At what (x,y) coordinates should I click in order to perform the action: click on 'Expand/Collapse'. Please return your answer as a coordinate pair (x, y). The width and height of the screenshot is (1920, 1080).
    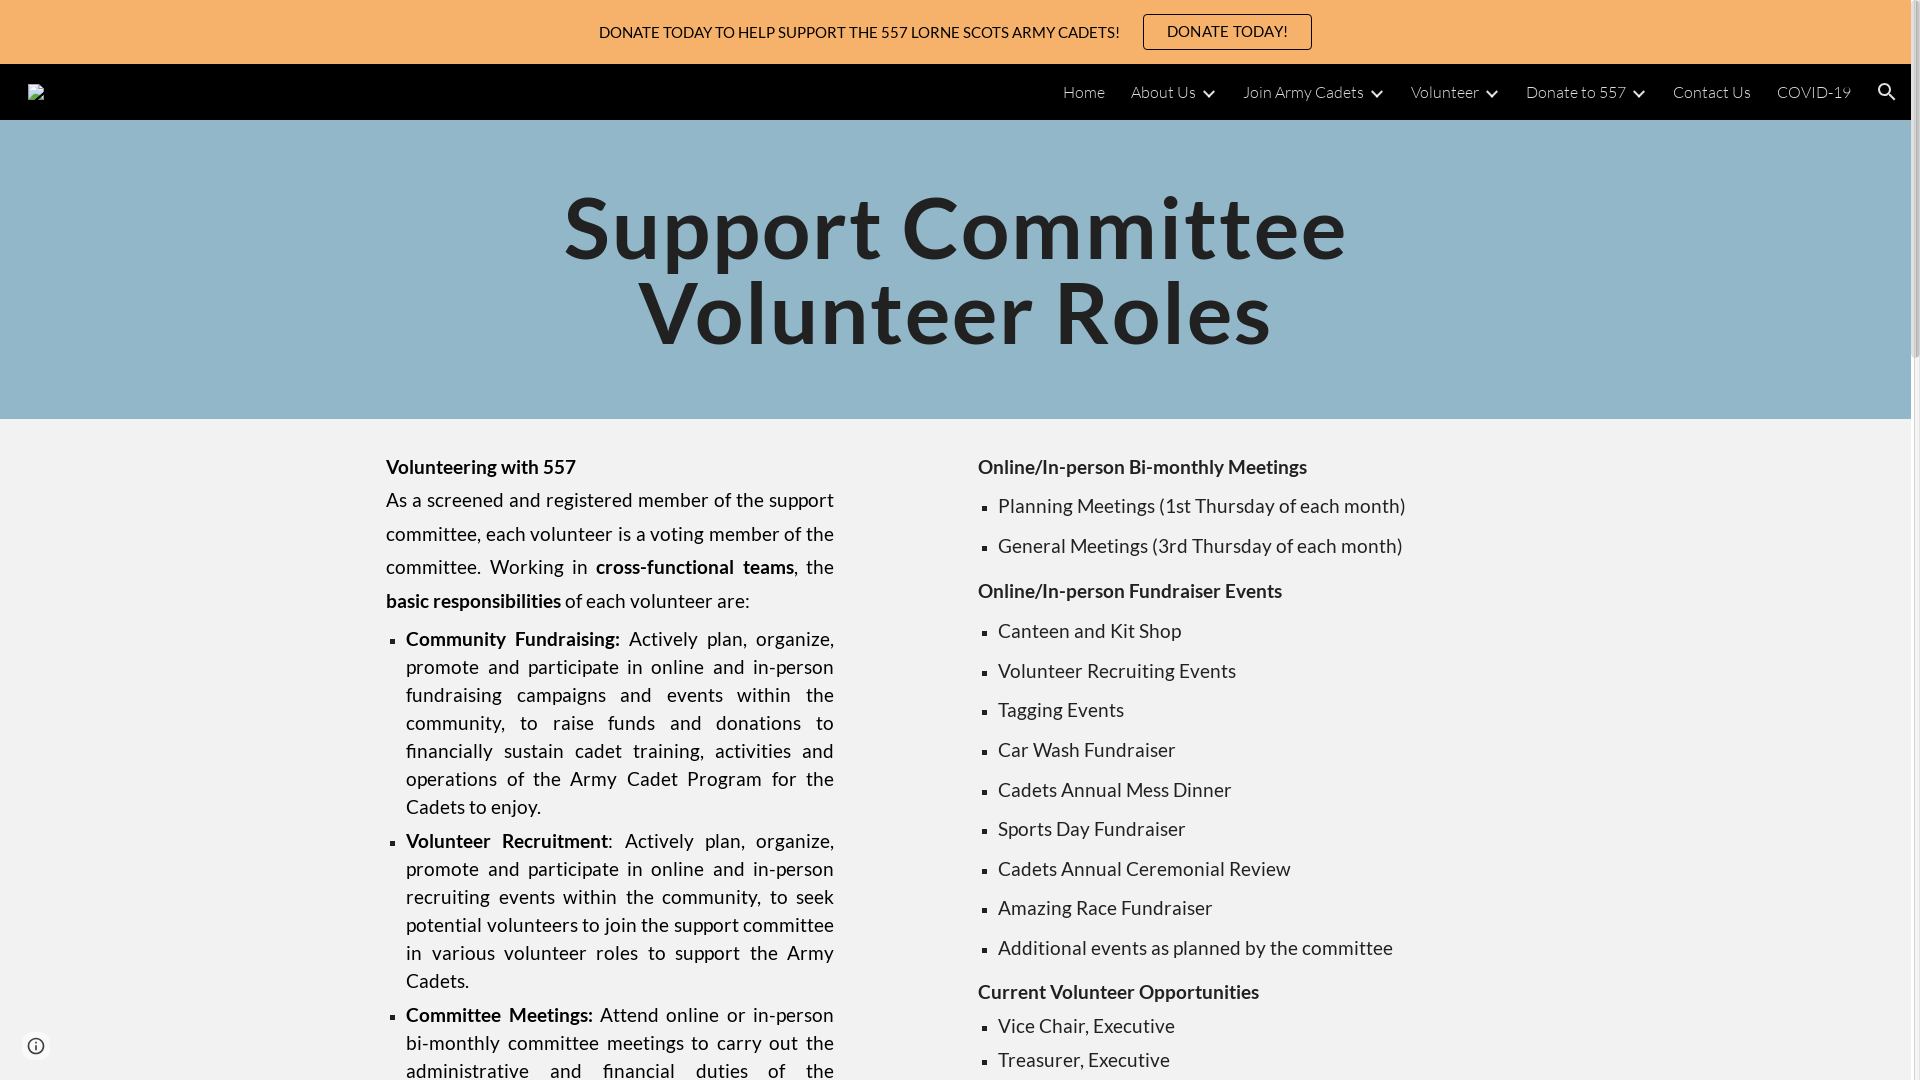
    Looking at the image, I should click on (1366, 92).